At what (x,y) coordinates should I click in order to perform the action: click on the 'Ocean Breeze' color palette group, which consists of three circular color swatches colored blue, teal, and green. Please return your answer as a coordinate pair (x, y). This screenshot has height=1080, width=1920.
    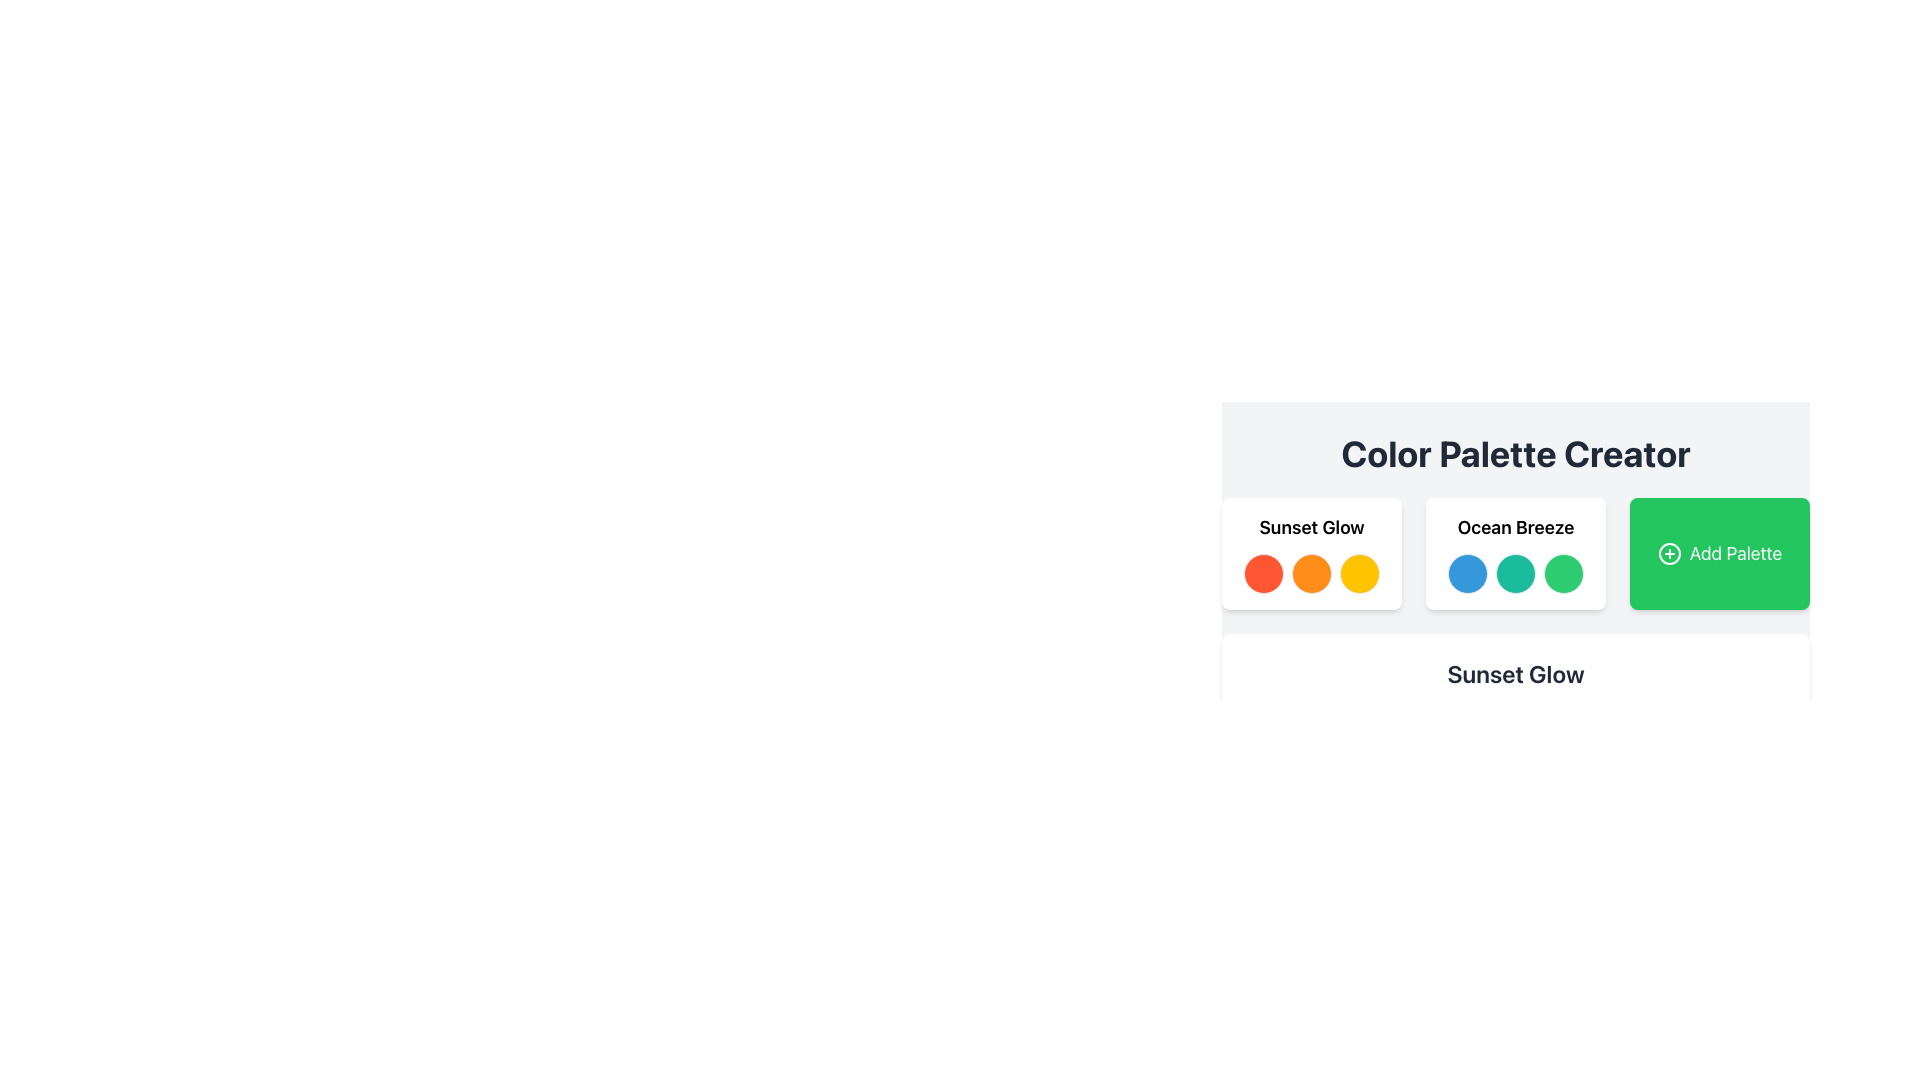
    Looking at the image, I should click on (1516, 574).